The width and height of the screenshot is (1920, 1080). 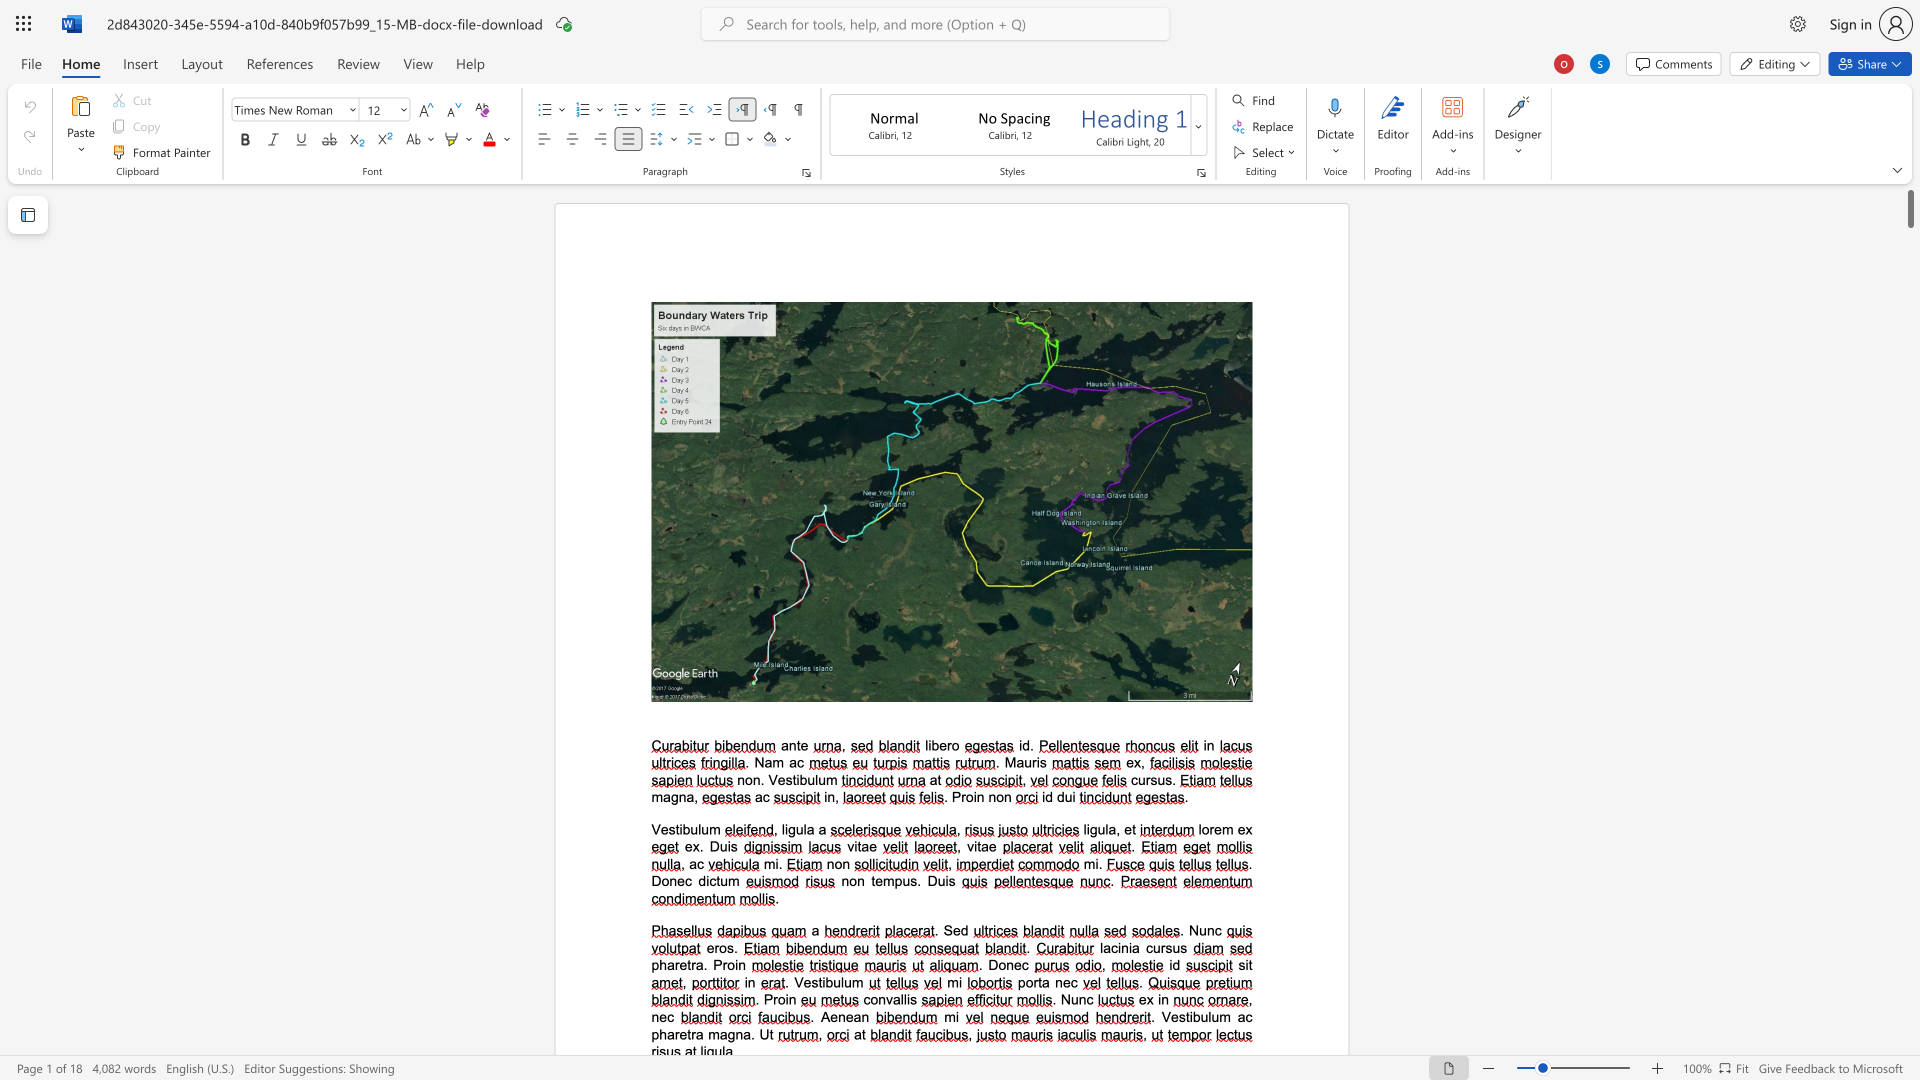 What do you see at coordinates (776, 779) in the screenshot?
I see `the space between the continuous character "V" and "e" in the text` at bounding box center [776, 779].